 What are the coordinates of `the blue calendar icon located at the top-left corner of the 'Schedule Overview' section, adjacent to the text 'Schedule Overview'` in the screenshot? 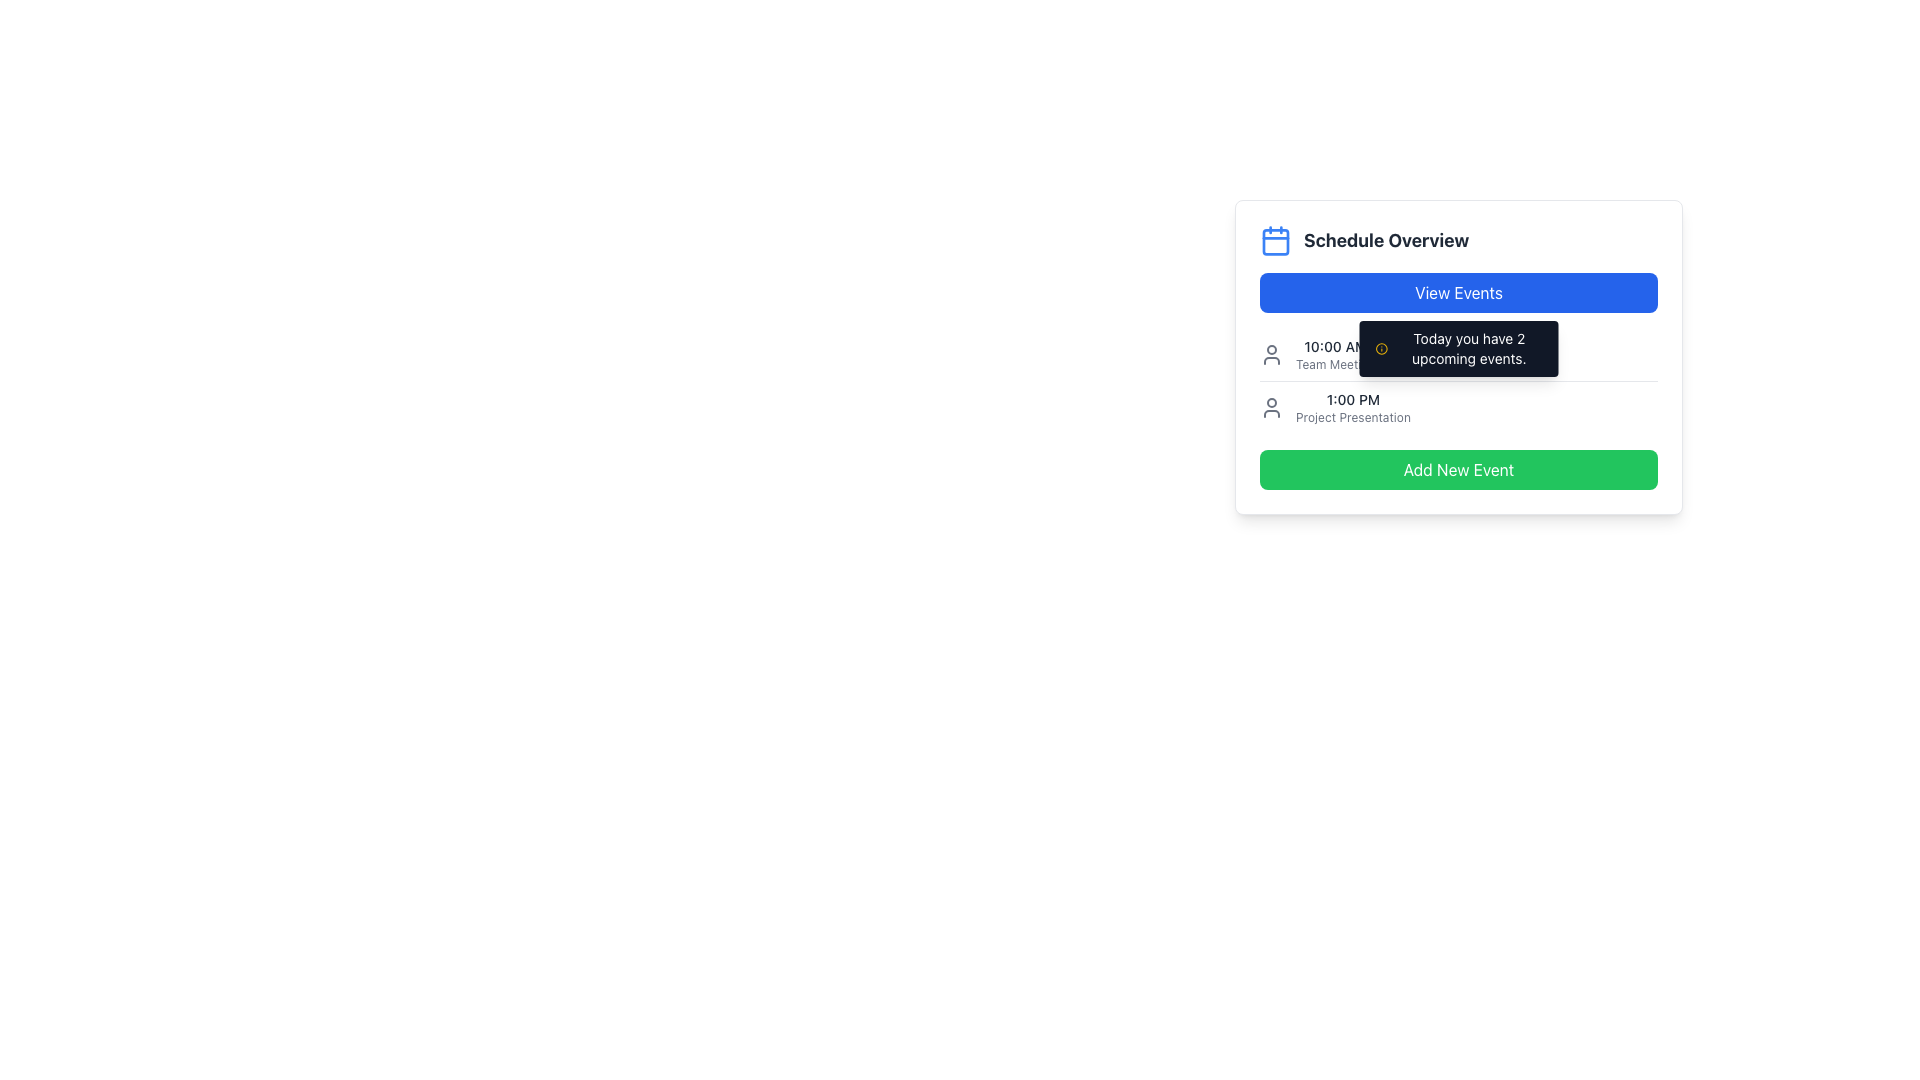 It's located at (1275, 239).